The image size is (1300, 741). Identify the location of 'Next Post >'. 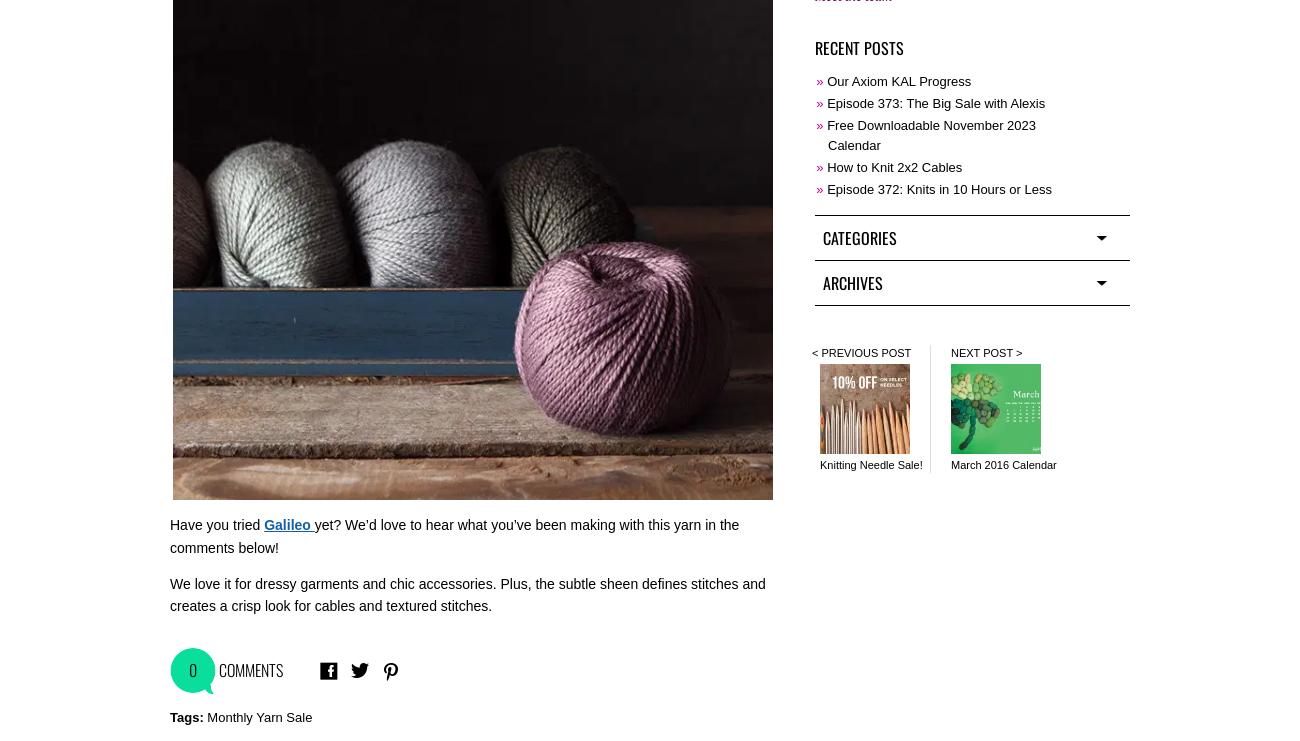
(985, 350).